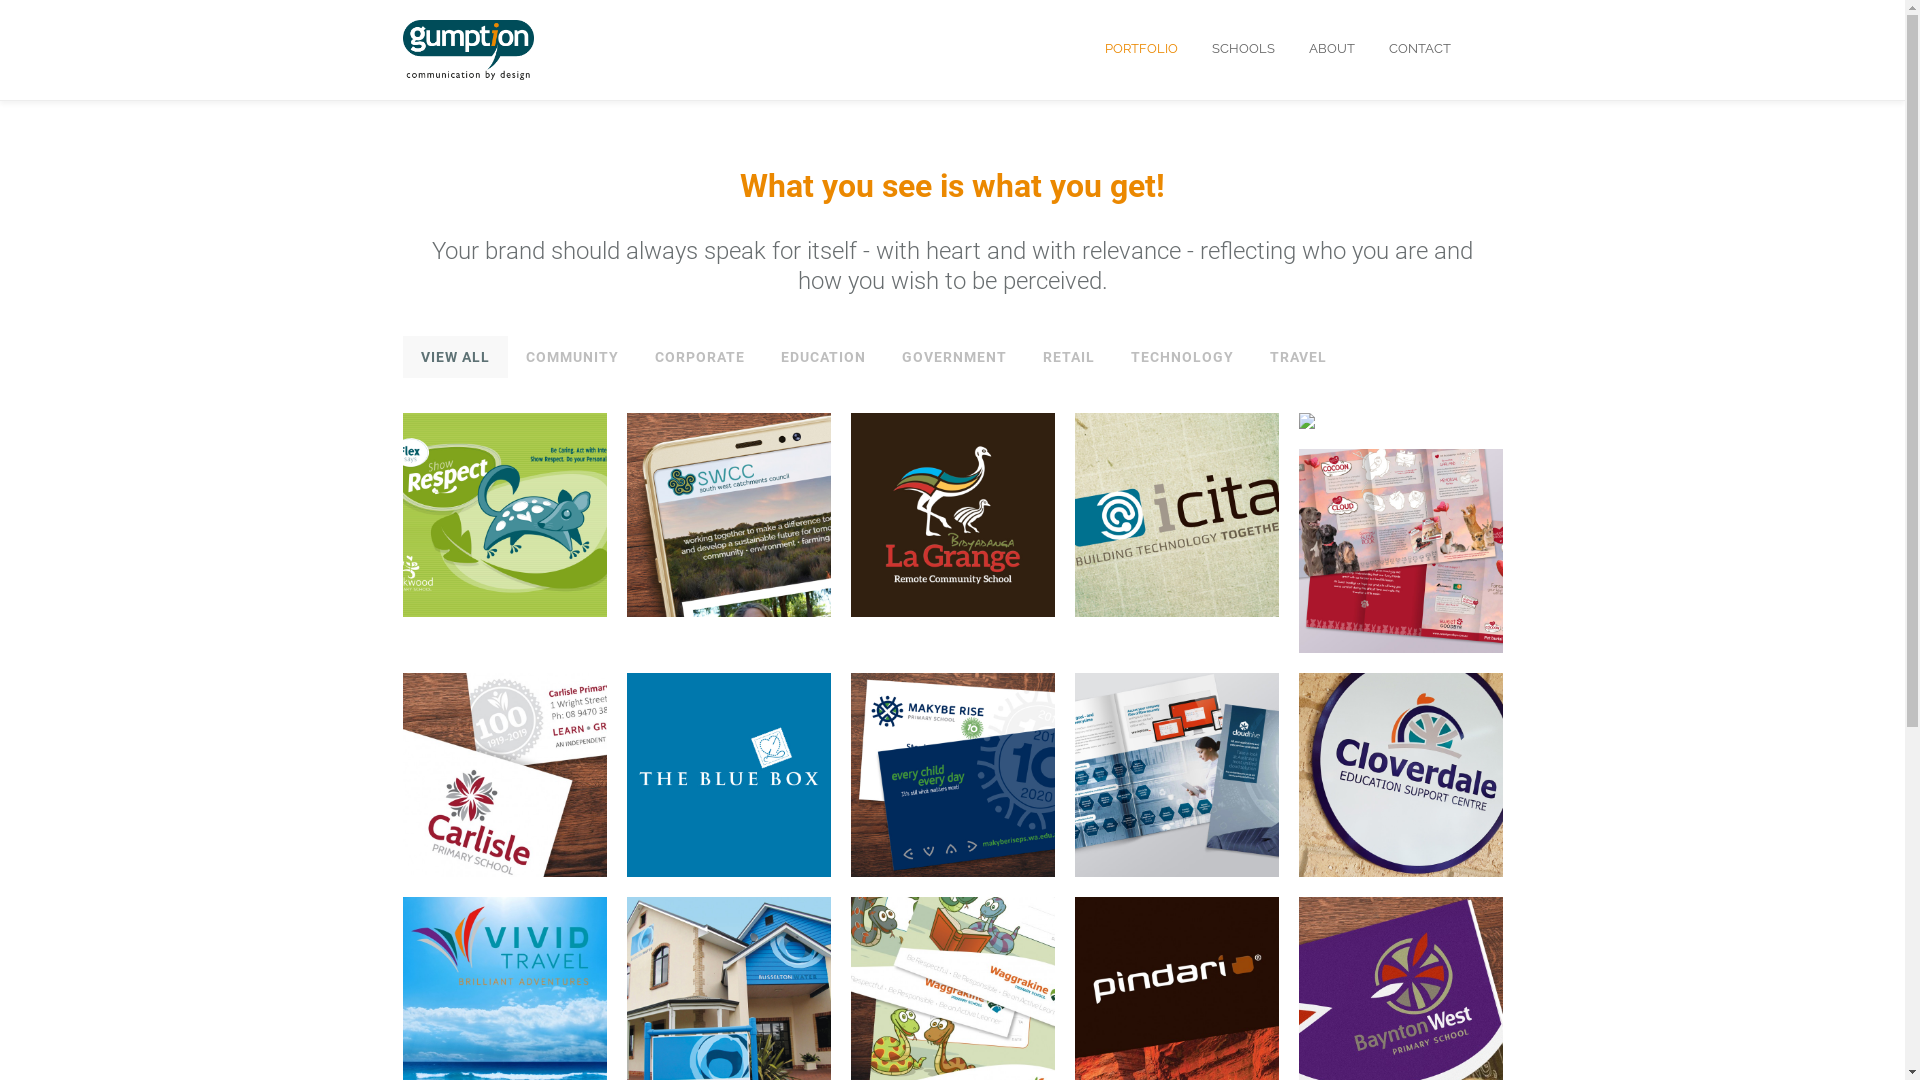 Image resolution: width=1920 pixels, height=1080 pixels. What do you see at coordinates (1418, 48) in the screenshot?
I see `'CONTACT'` at bounding box center [1418, 48].